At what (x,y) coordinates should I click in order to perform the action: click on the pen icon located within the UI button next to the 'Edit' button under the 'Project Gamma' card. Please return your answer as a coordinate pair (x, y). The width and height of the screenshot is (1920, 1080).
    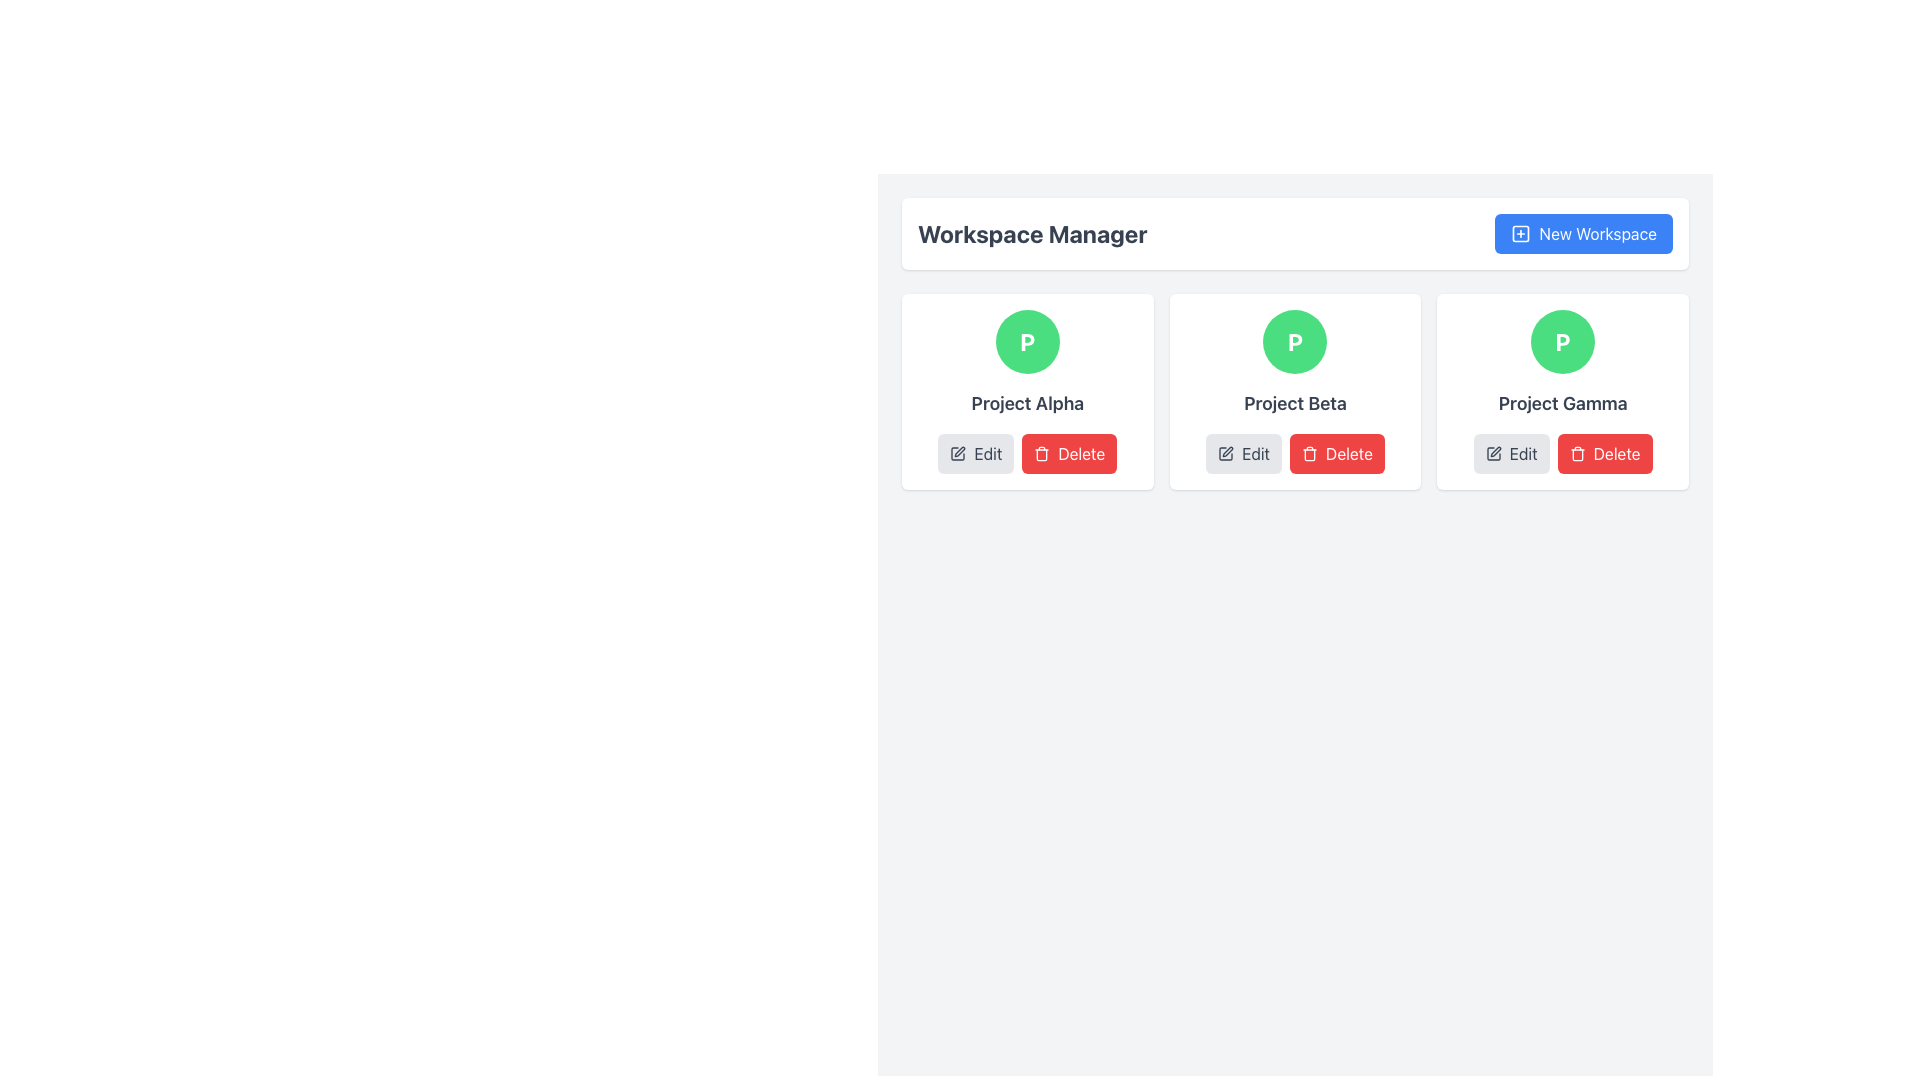
    Looking at the image, I should click on (1495, 451).